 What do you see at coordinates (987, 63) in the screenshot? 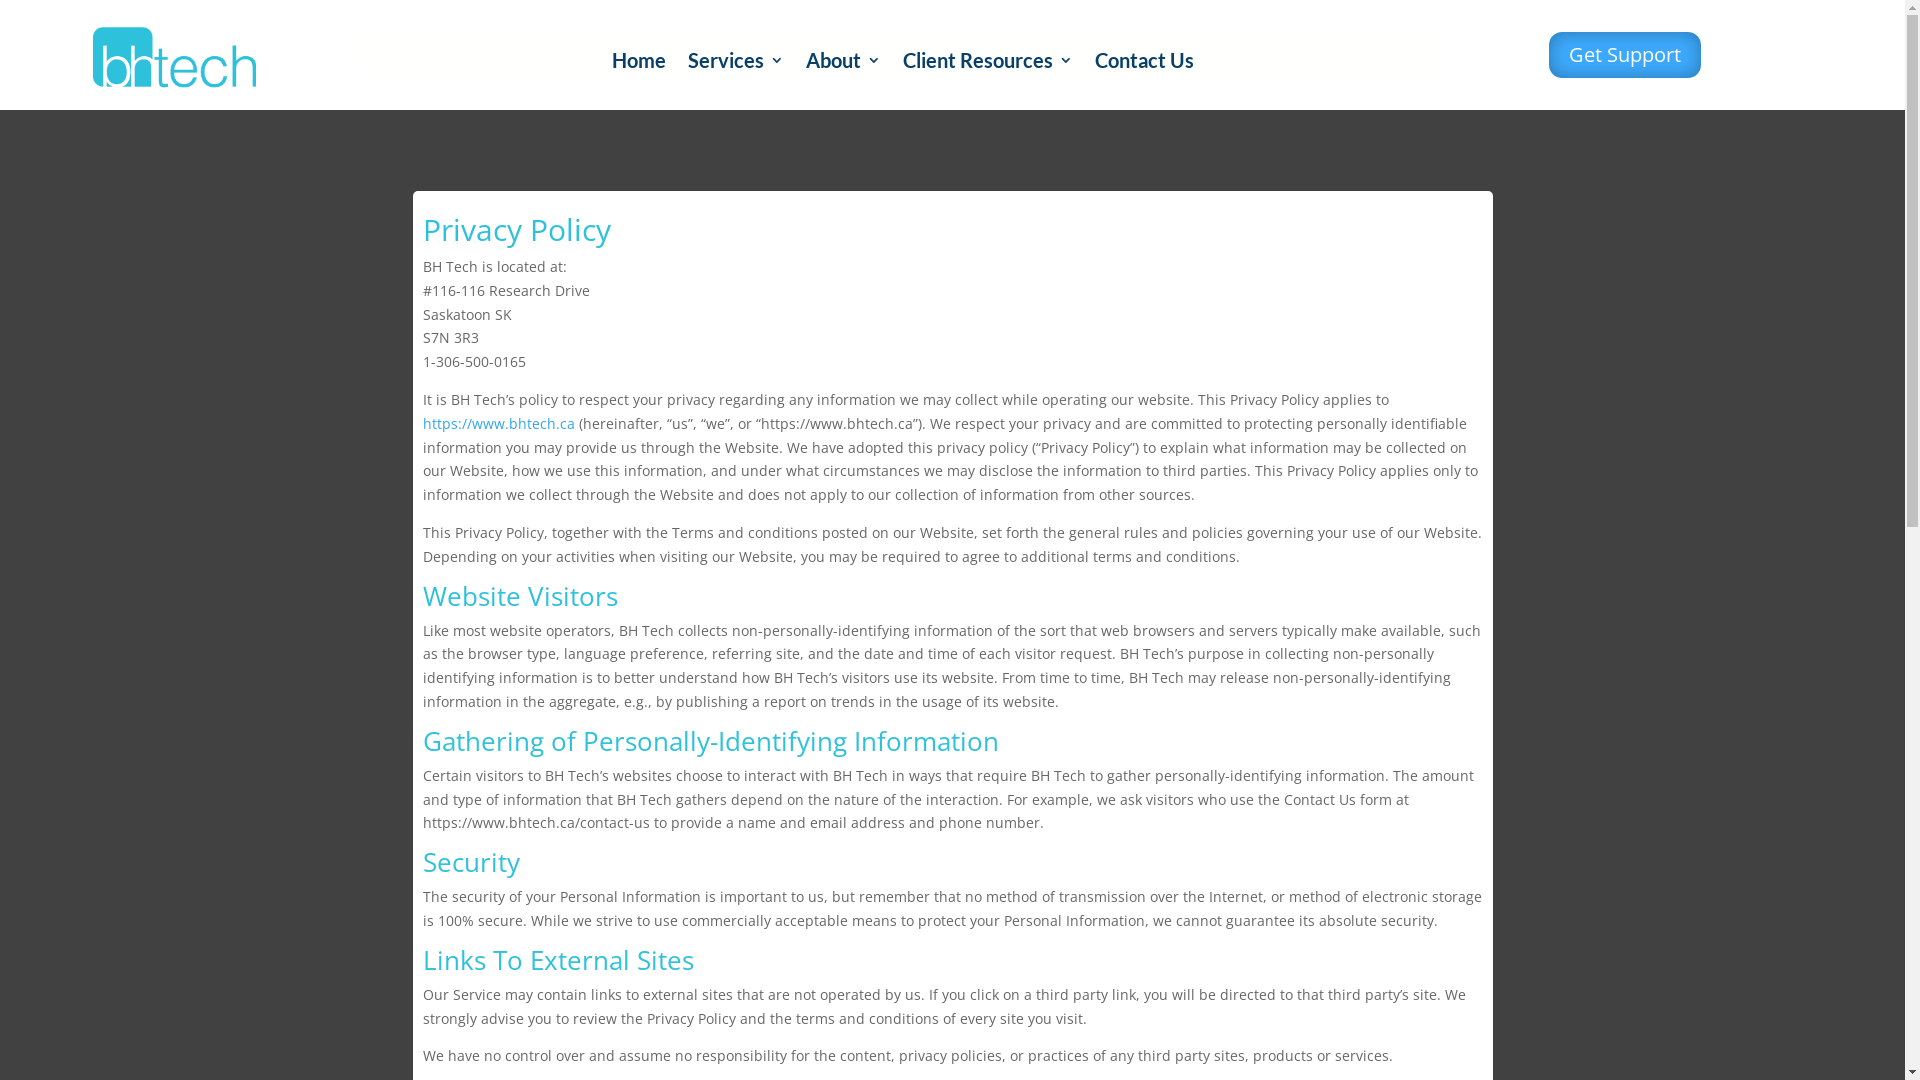
I see `'Client Resources'` at bounding box center [987, 63].